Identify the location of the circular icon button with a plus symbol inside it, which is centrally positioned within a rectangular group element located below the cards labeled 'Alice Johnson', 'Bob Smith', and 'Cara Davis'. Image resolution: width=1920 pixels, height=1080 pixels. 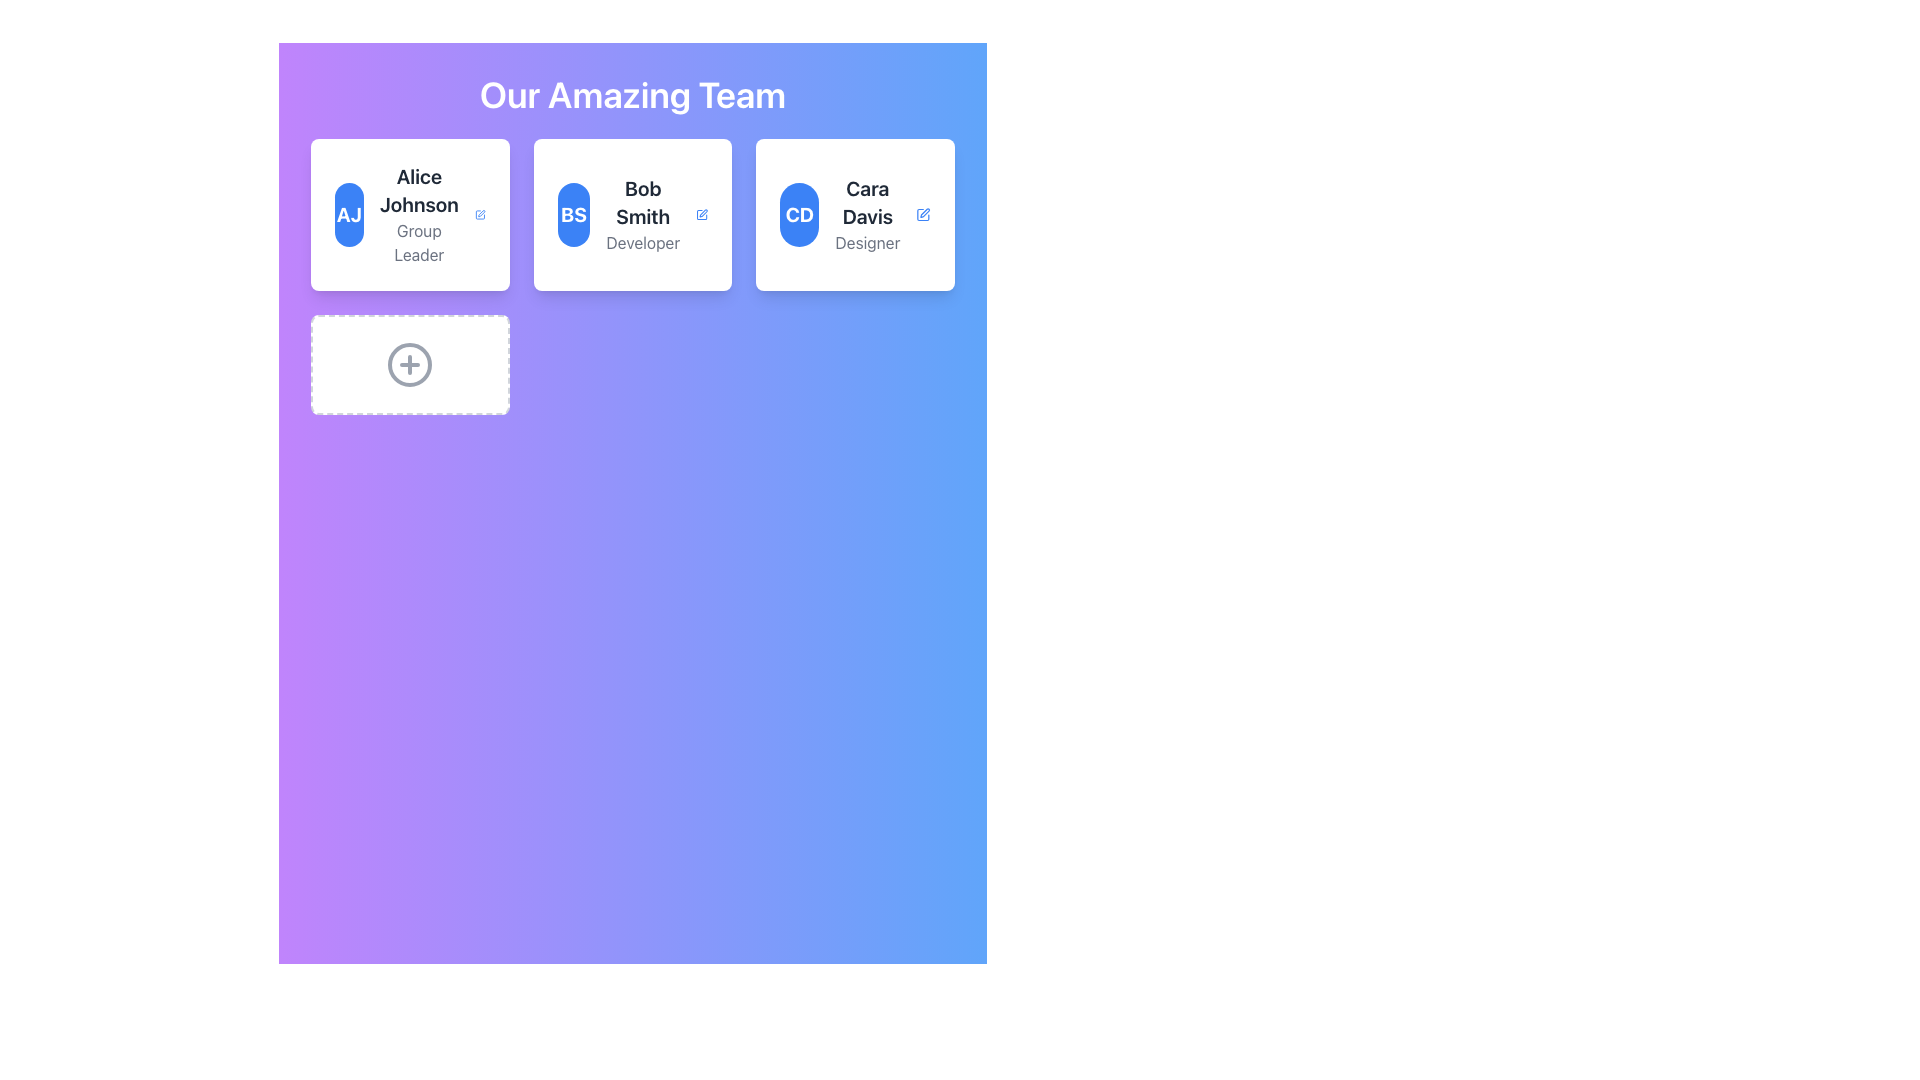
(409, 365).